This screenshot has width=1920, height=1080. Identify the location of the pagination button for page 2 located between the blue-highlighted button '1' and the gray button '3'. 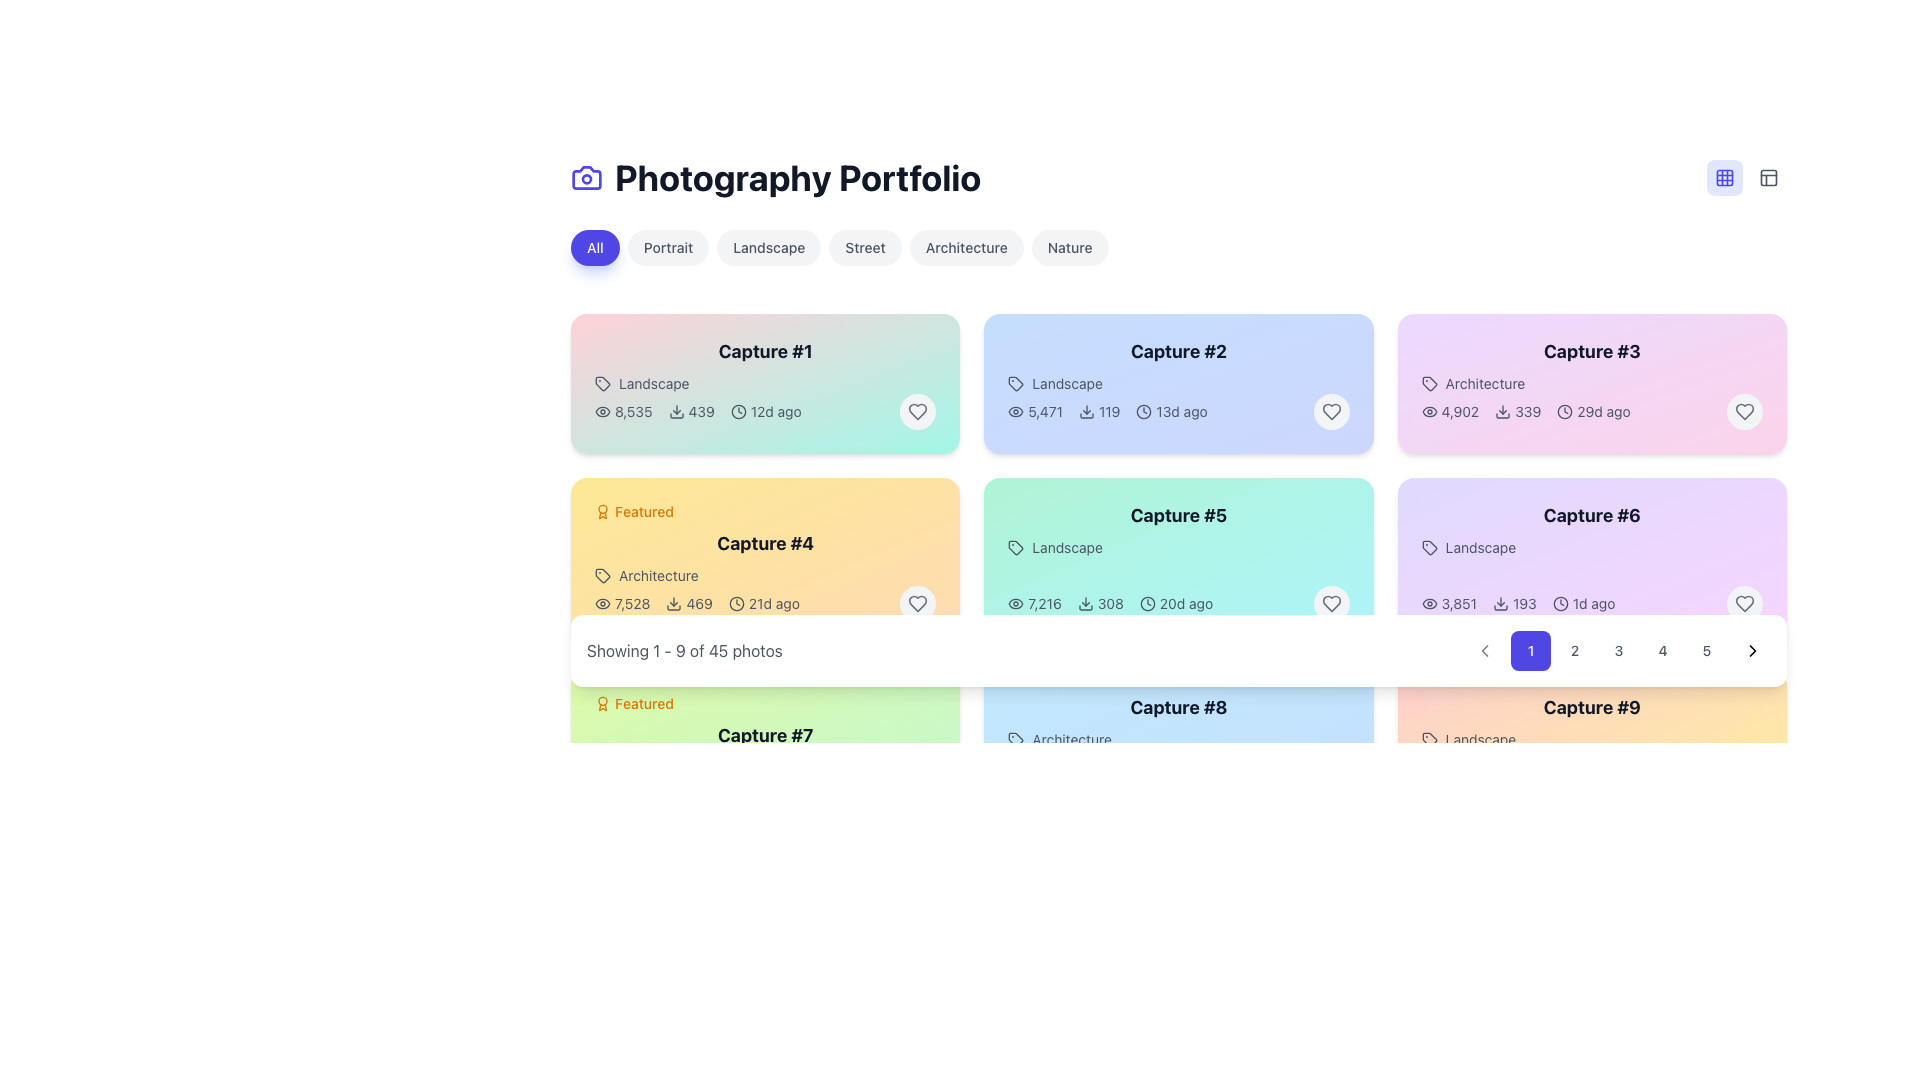
(1573, 651).